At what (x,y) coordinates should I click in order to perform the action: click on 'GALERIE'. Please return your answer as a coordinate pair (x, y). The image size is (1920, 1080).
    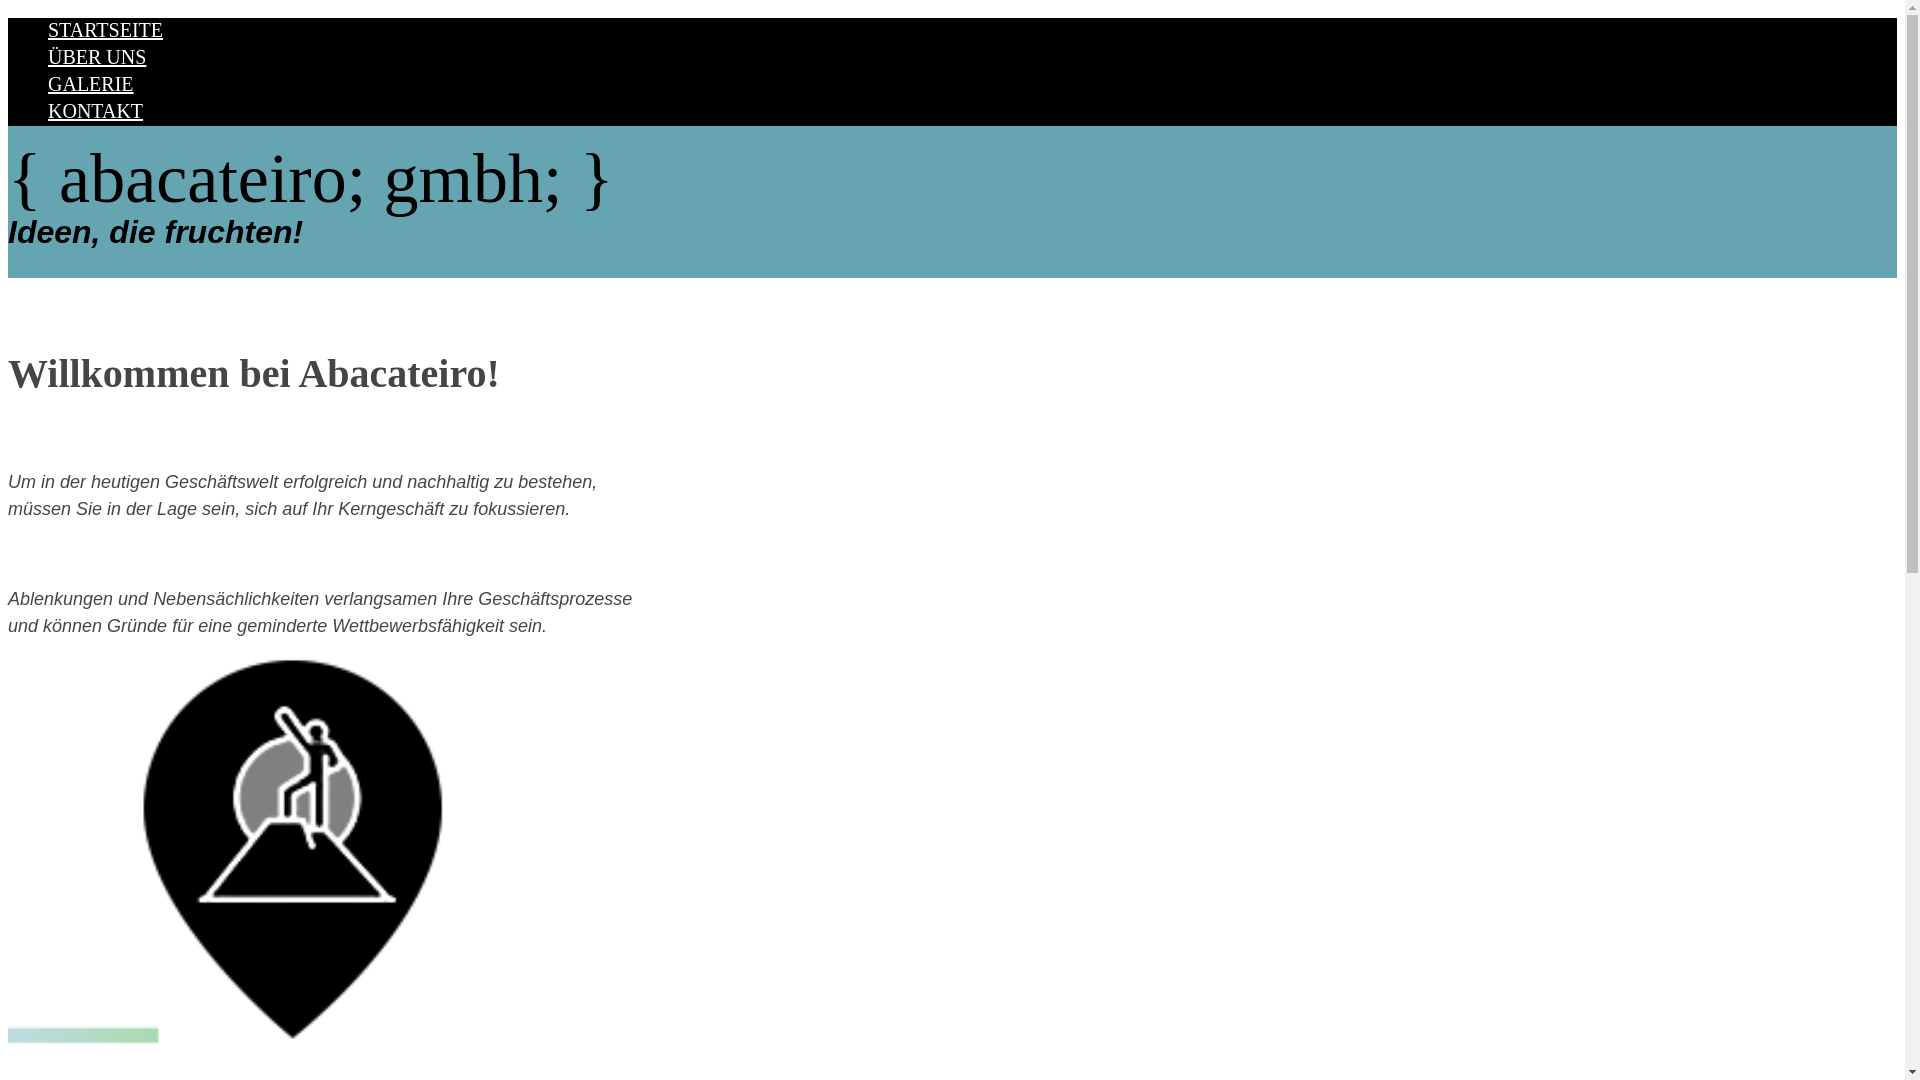
    Looking at the image, I should click on (90, 83).